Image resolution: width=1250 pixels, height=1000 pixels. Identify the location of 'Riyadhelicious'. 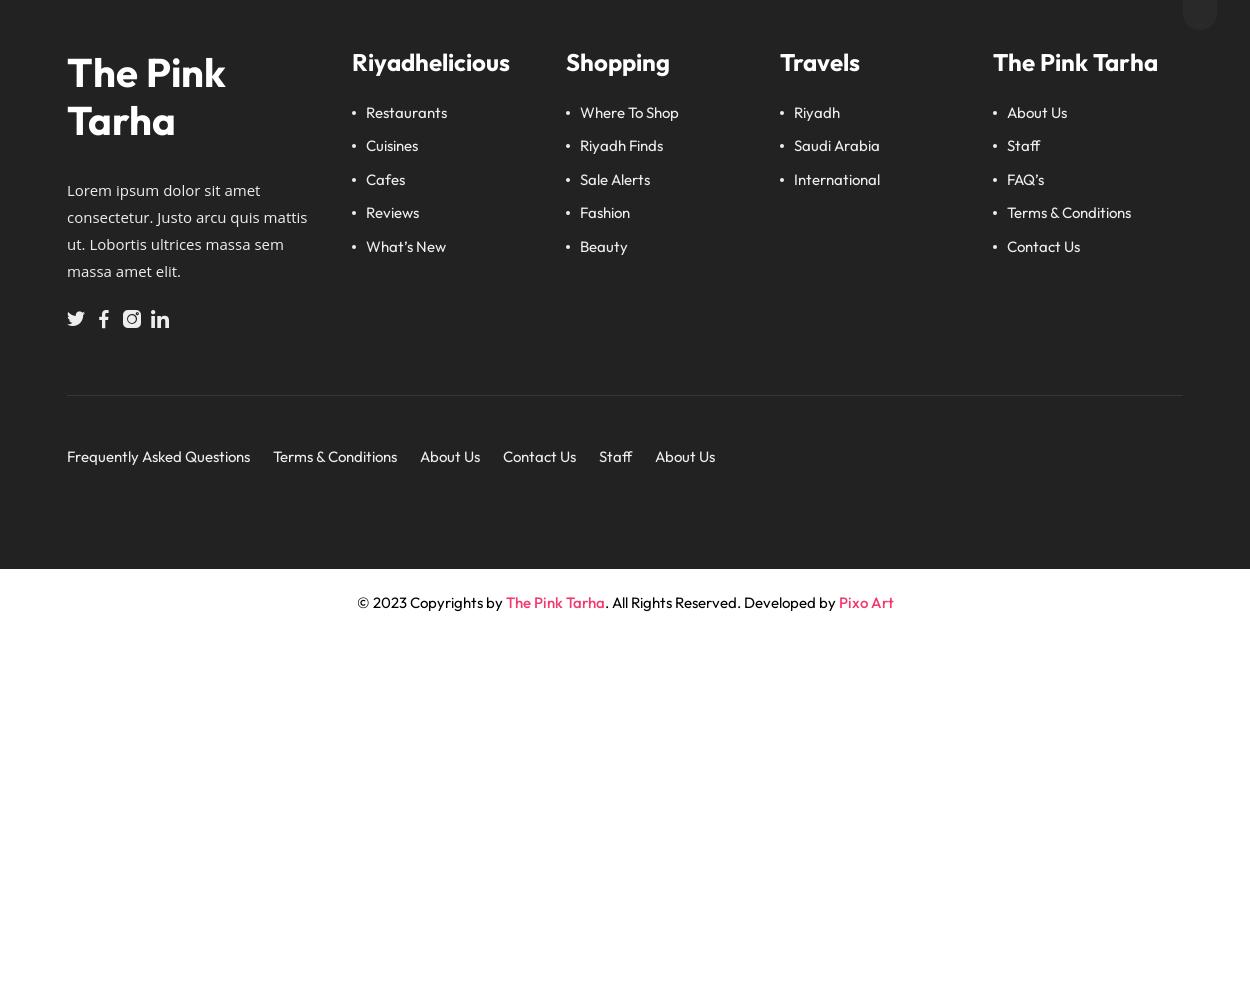
(351, 61).